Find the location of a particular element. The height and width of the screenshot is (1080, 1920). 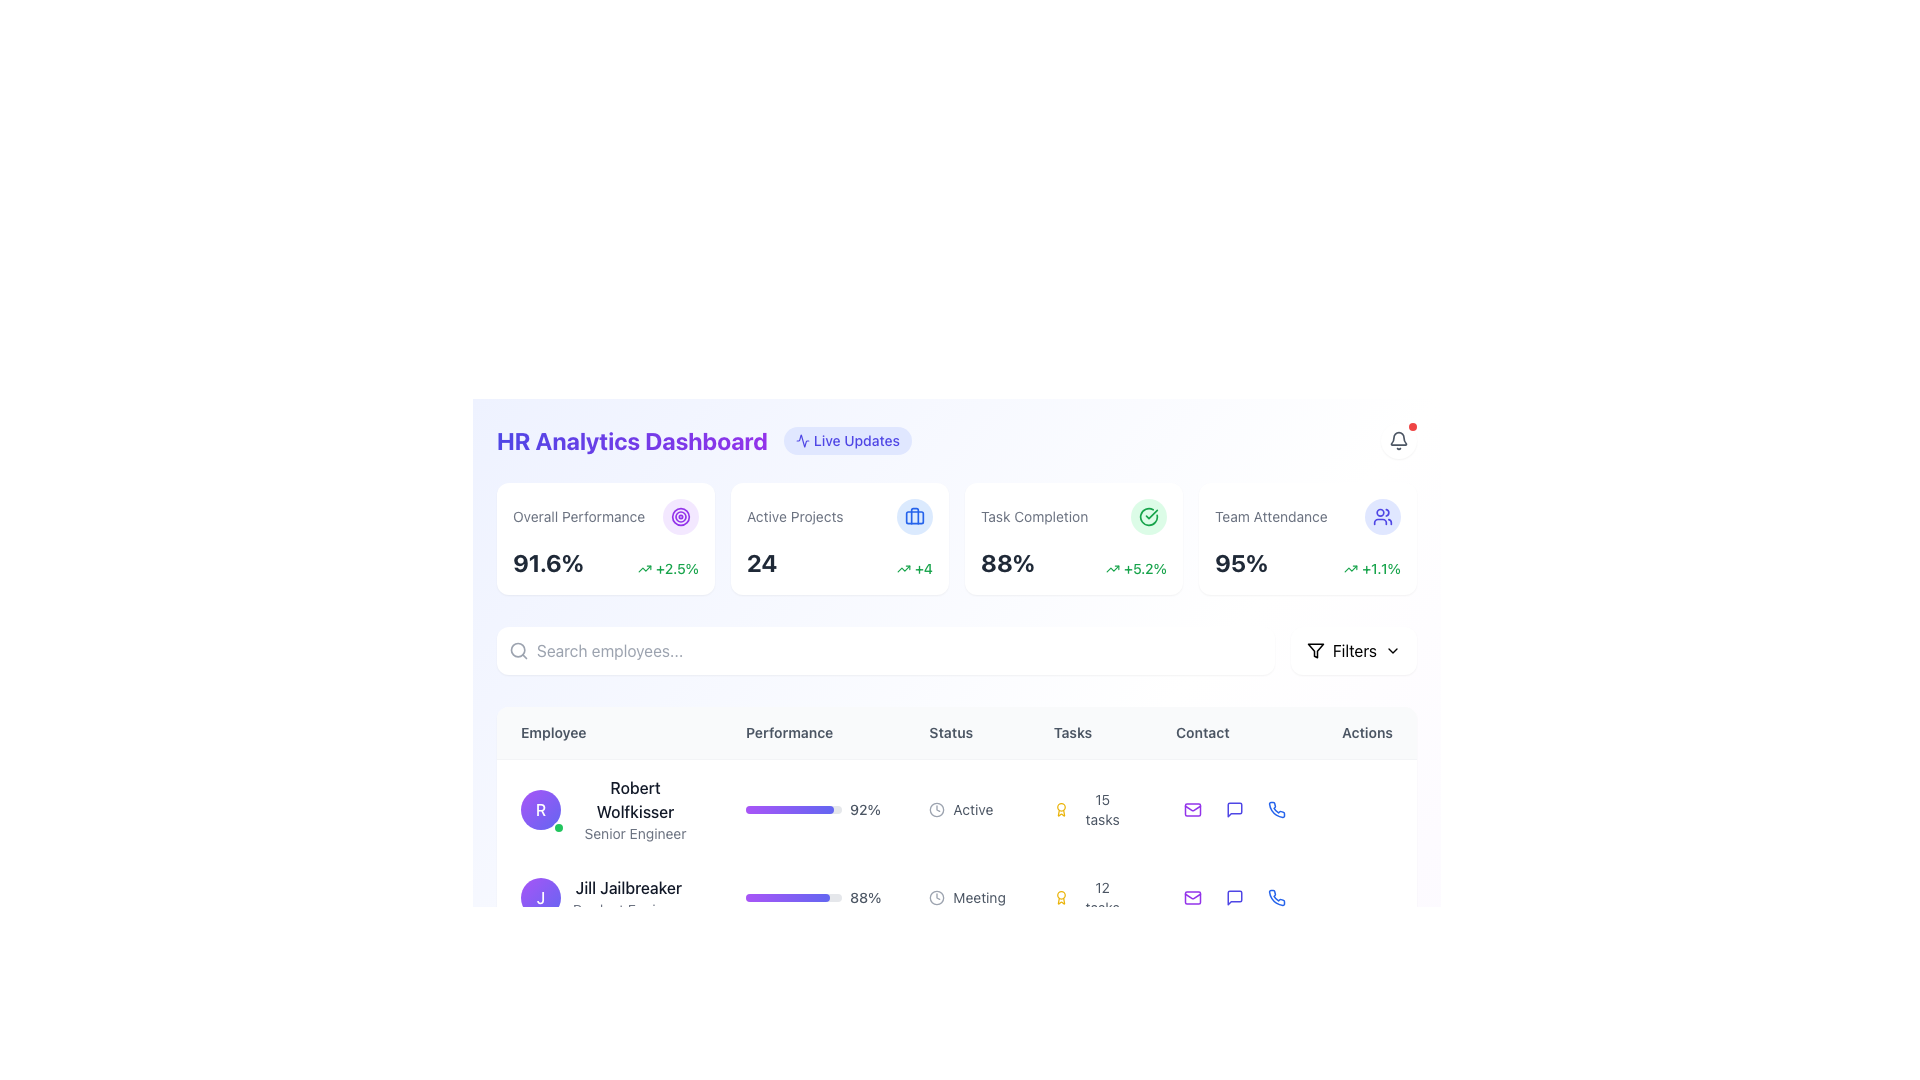

the Information Display Component that shows the performance metric (95%) for user 'Henry Silkeater' in the Performance column is located at coordinates (813, 973).